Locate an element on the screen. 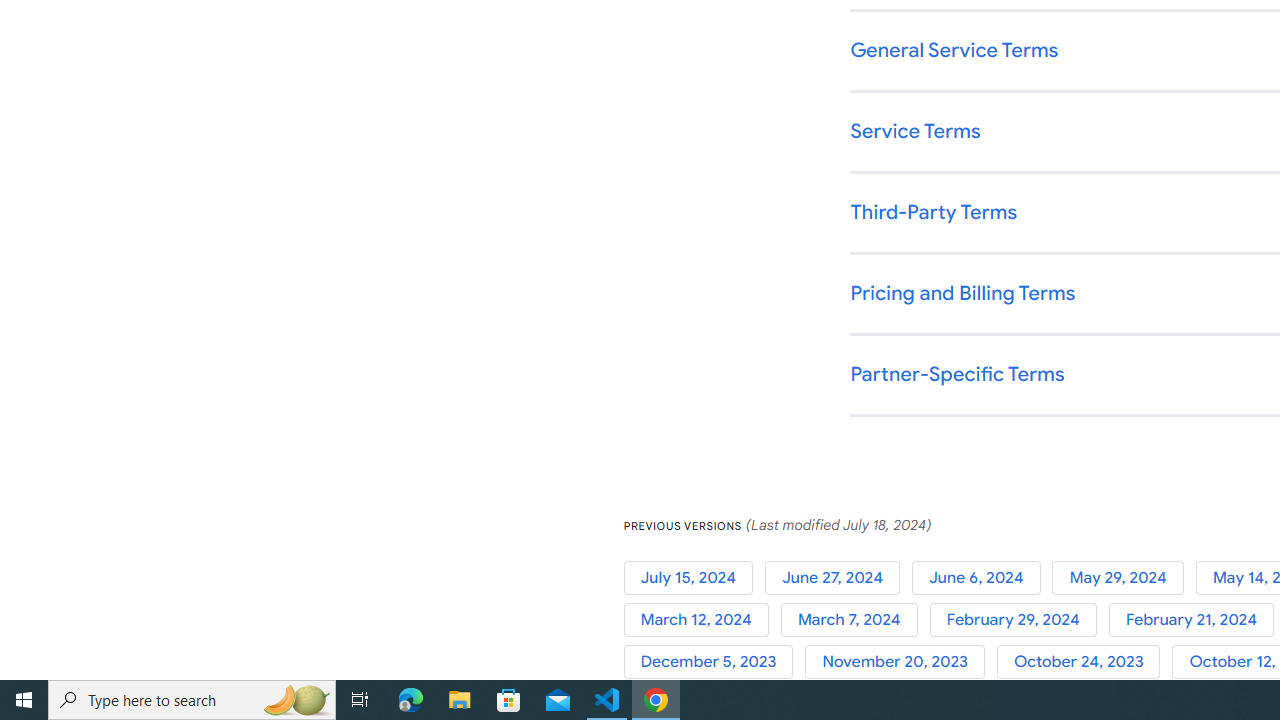  'July 15, 2024' is located at coordinates (694, 577).